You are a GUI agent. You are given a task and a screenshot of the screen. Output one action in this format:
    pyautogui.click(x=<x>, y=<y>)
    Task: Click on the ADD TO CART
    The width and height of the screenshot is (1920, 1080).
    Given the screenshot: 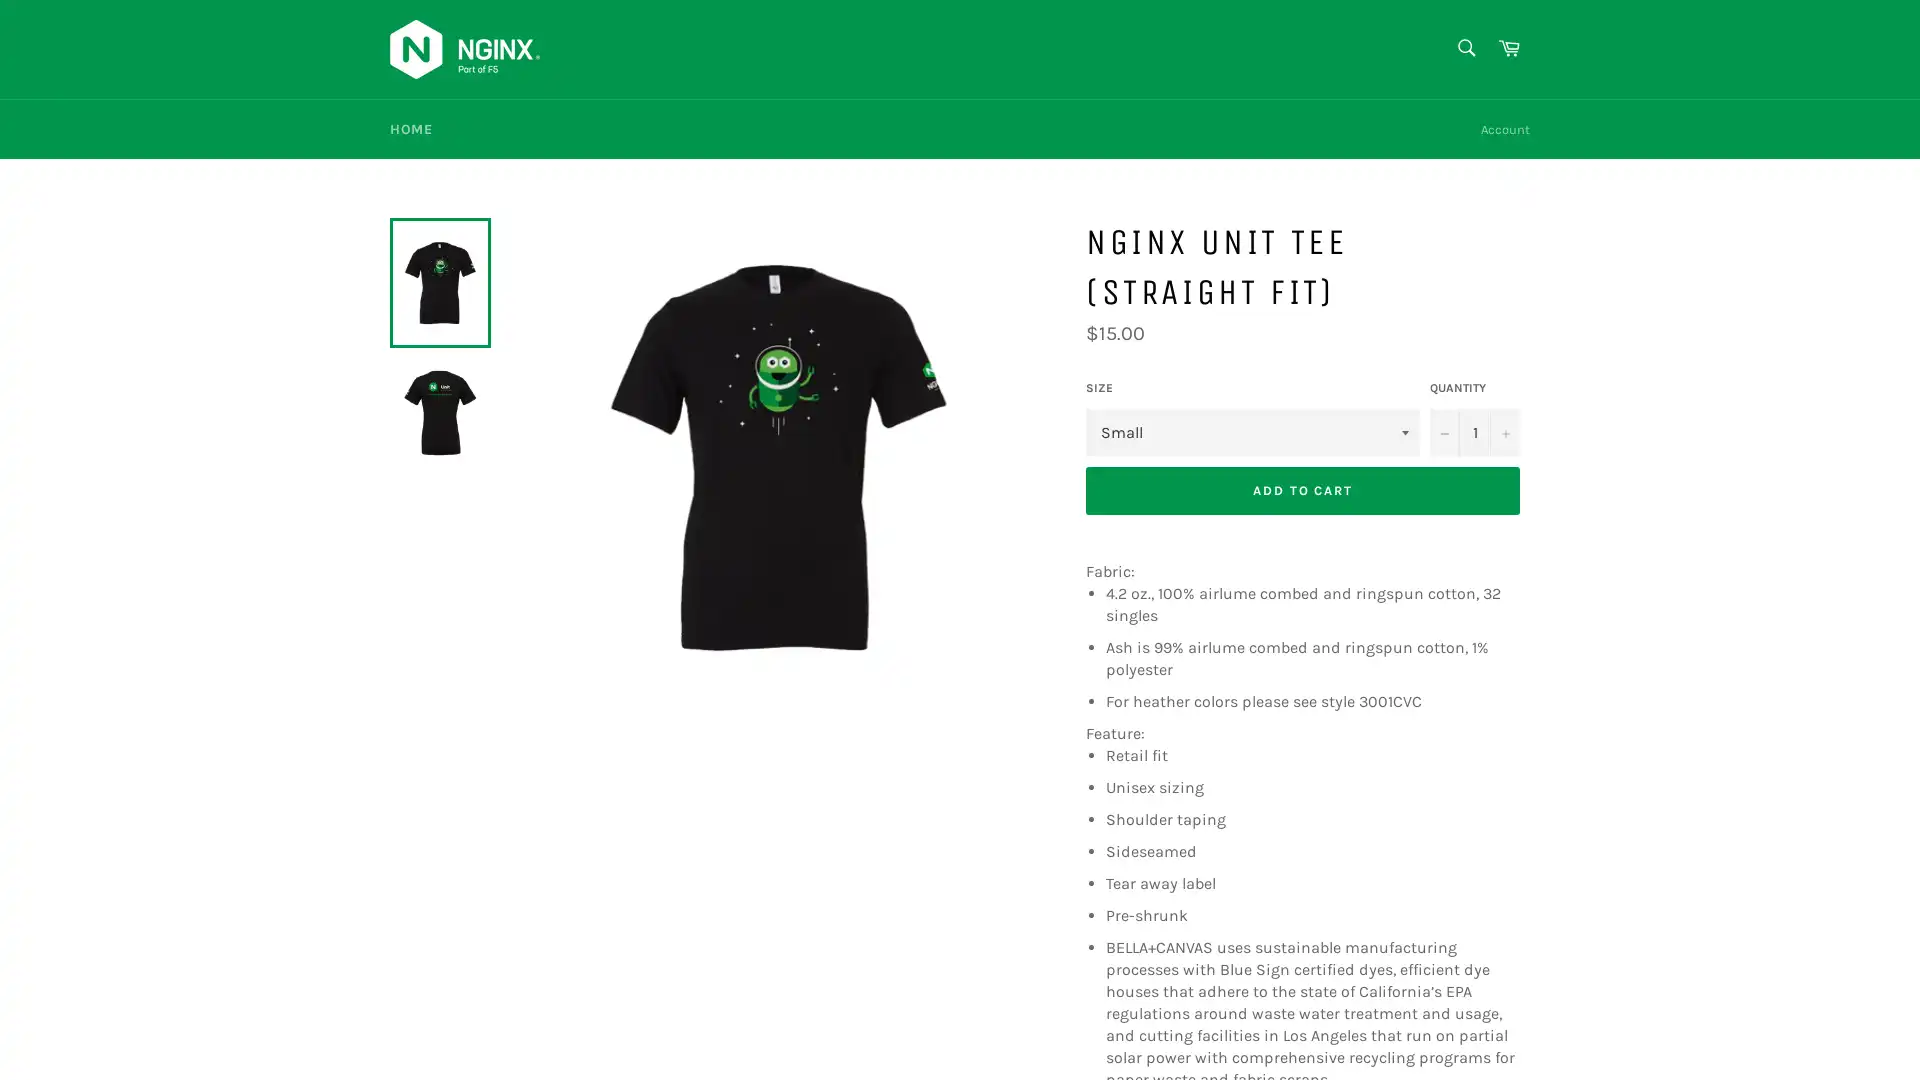 What is the action you would take?
    pyautogui.click(x=1302, y=490)
    